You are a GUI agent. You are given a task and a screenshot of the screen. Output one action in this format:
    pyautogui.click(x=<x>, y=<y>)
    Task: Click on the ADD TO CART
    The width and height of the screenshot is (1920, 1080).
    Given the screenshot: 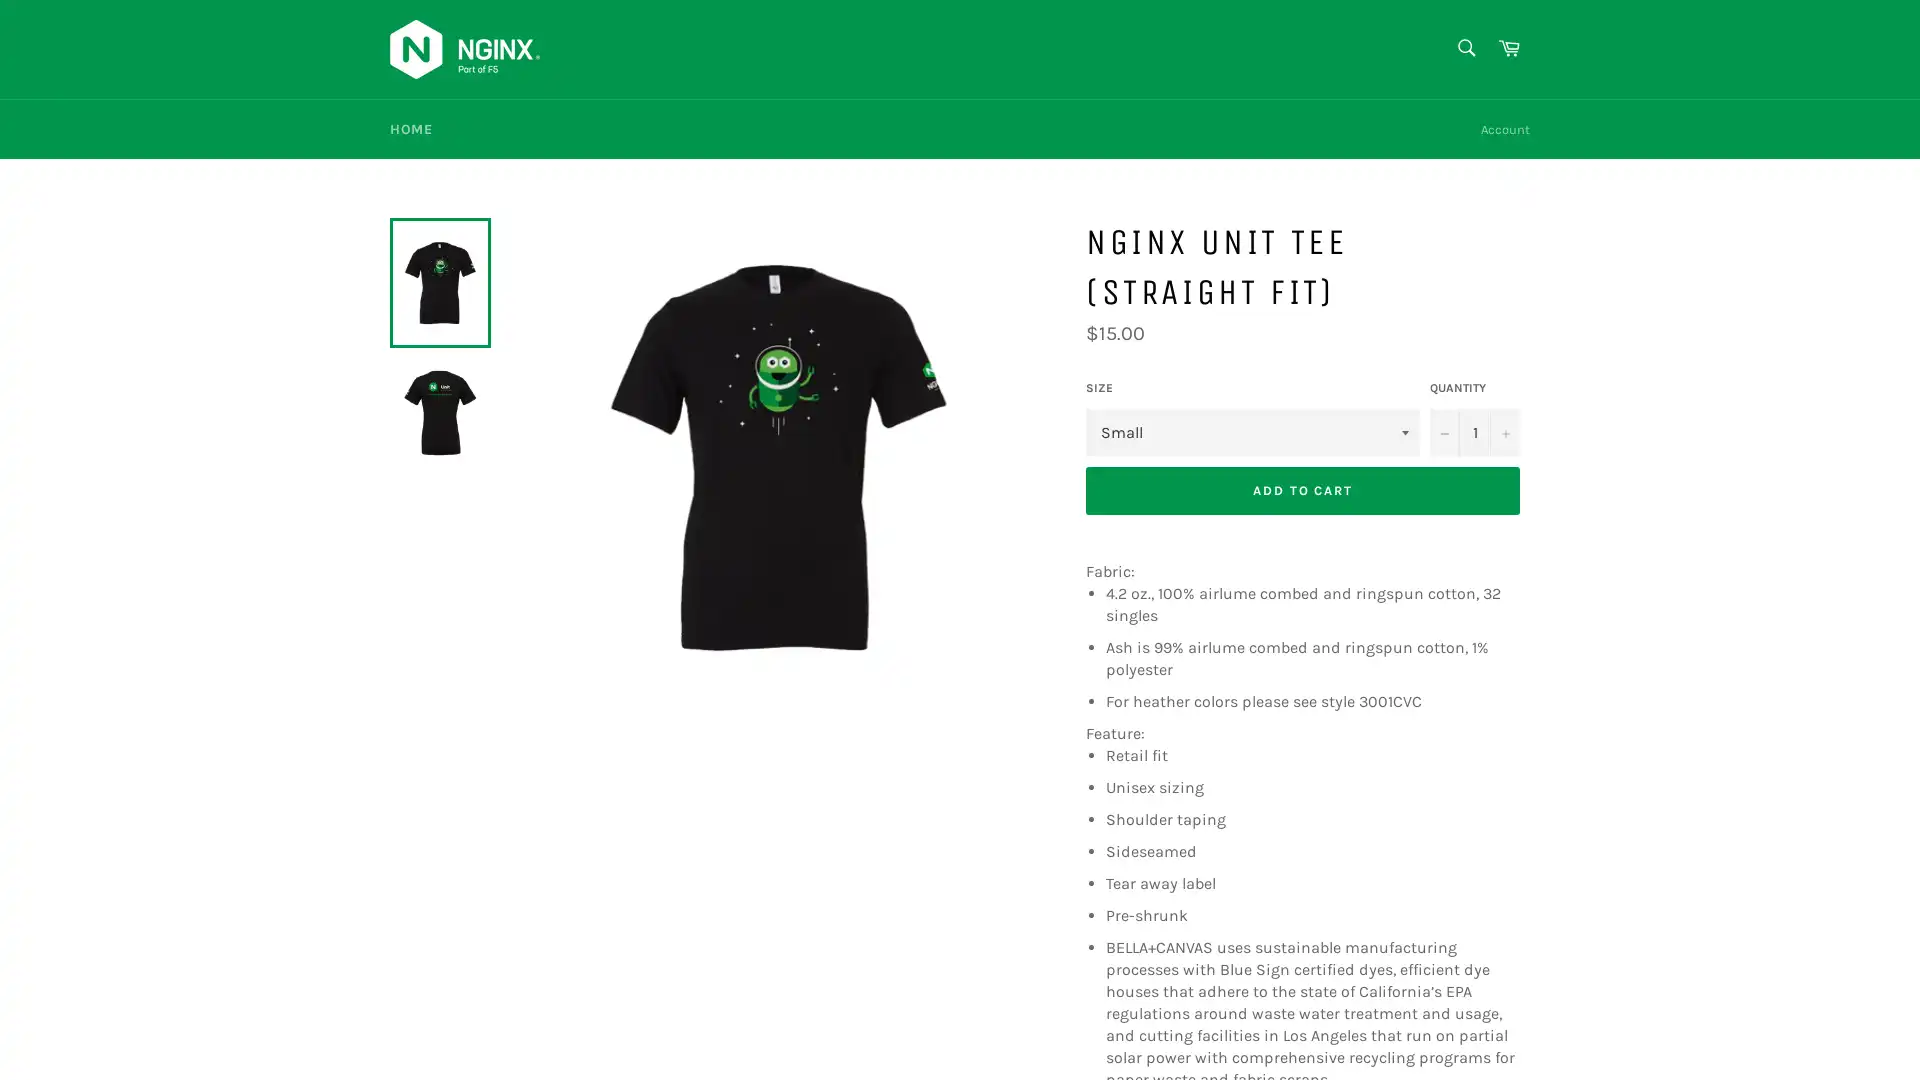 What is the action you would take?
    pyautogui.click(x=1302, y=490)
    